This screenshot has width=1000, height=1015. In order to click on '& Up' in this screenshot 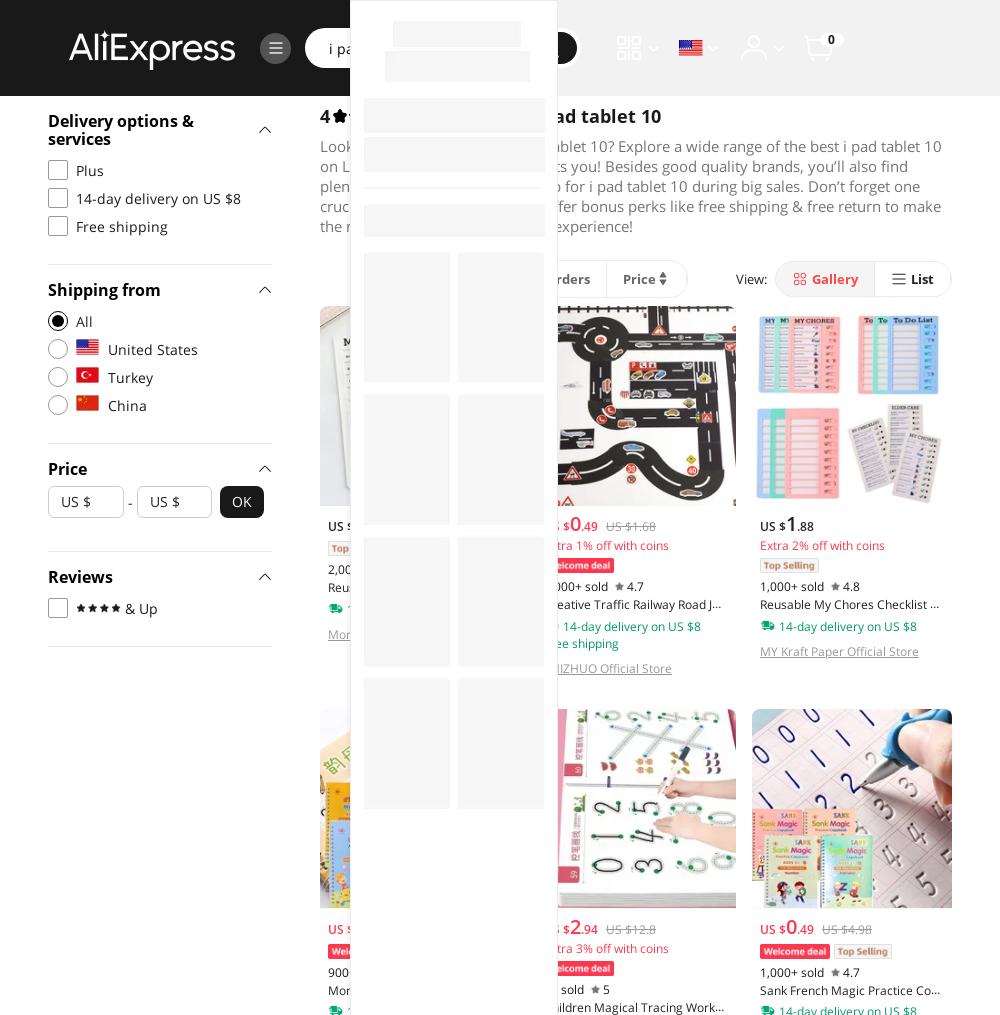, I will do `click(141, 606)`.